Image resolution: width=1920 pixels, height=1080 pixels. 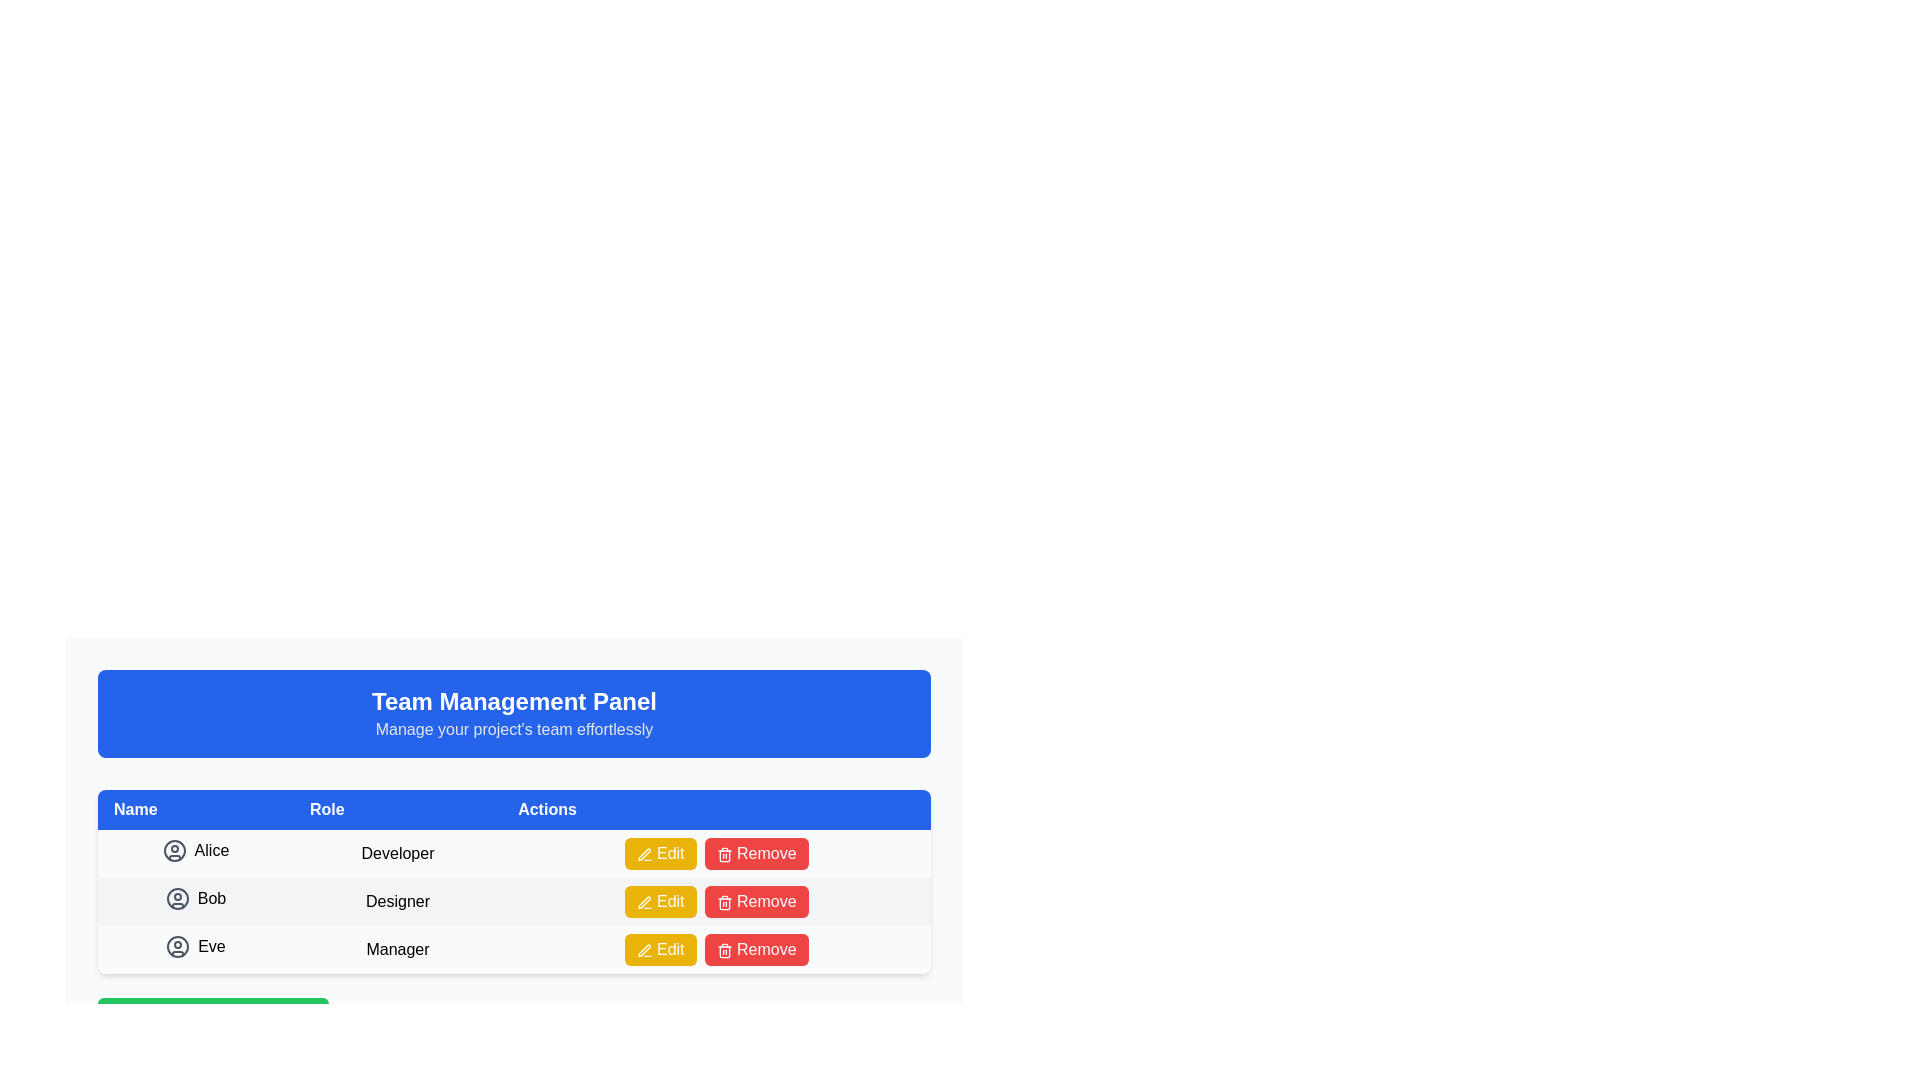 What do you see at coordinates (196, 853) in the screenshot?
I see `the label representing the user 'Alice' in the first row of the data table under the 'Name' column` at bounding box center [196, 853].